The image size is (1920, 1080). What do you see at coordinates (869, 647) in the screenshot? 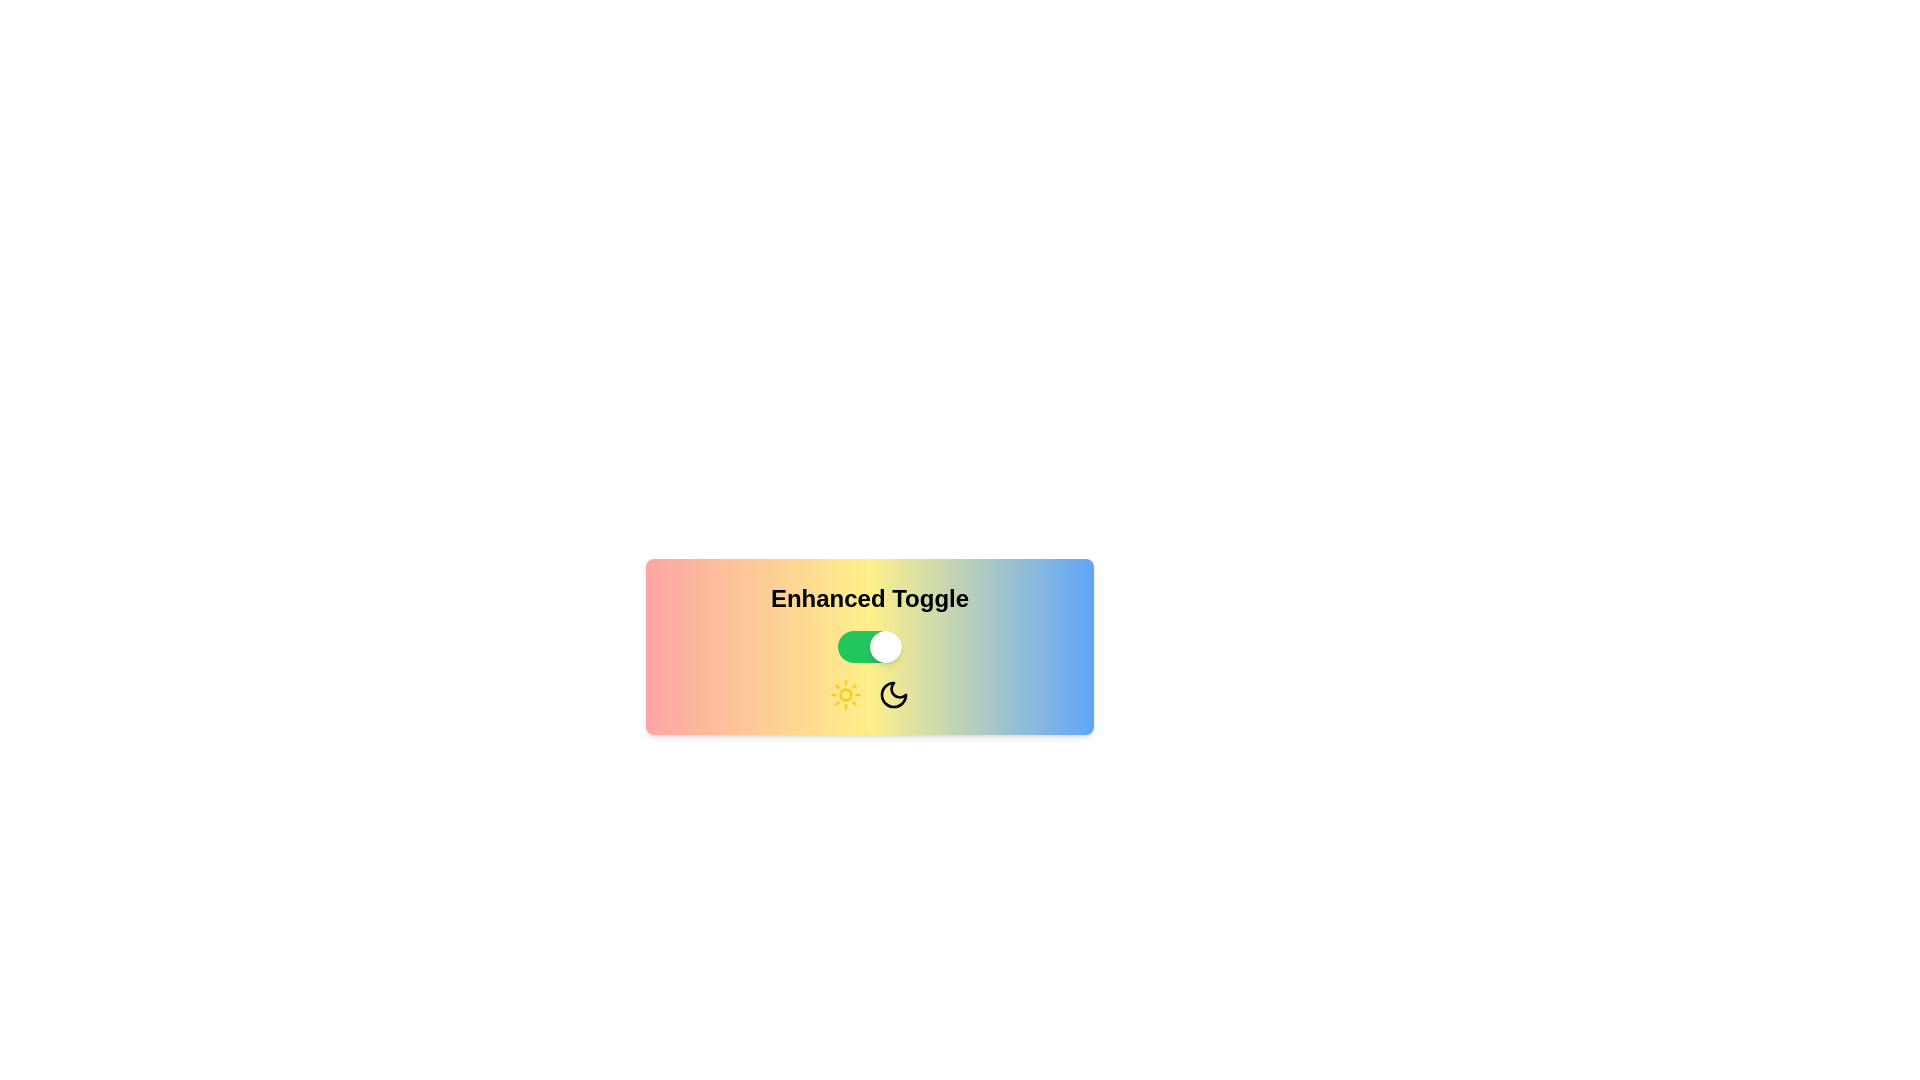
I see `the toggle switch to change its state` at bounding box center [869, 647].